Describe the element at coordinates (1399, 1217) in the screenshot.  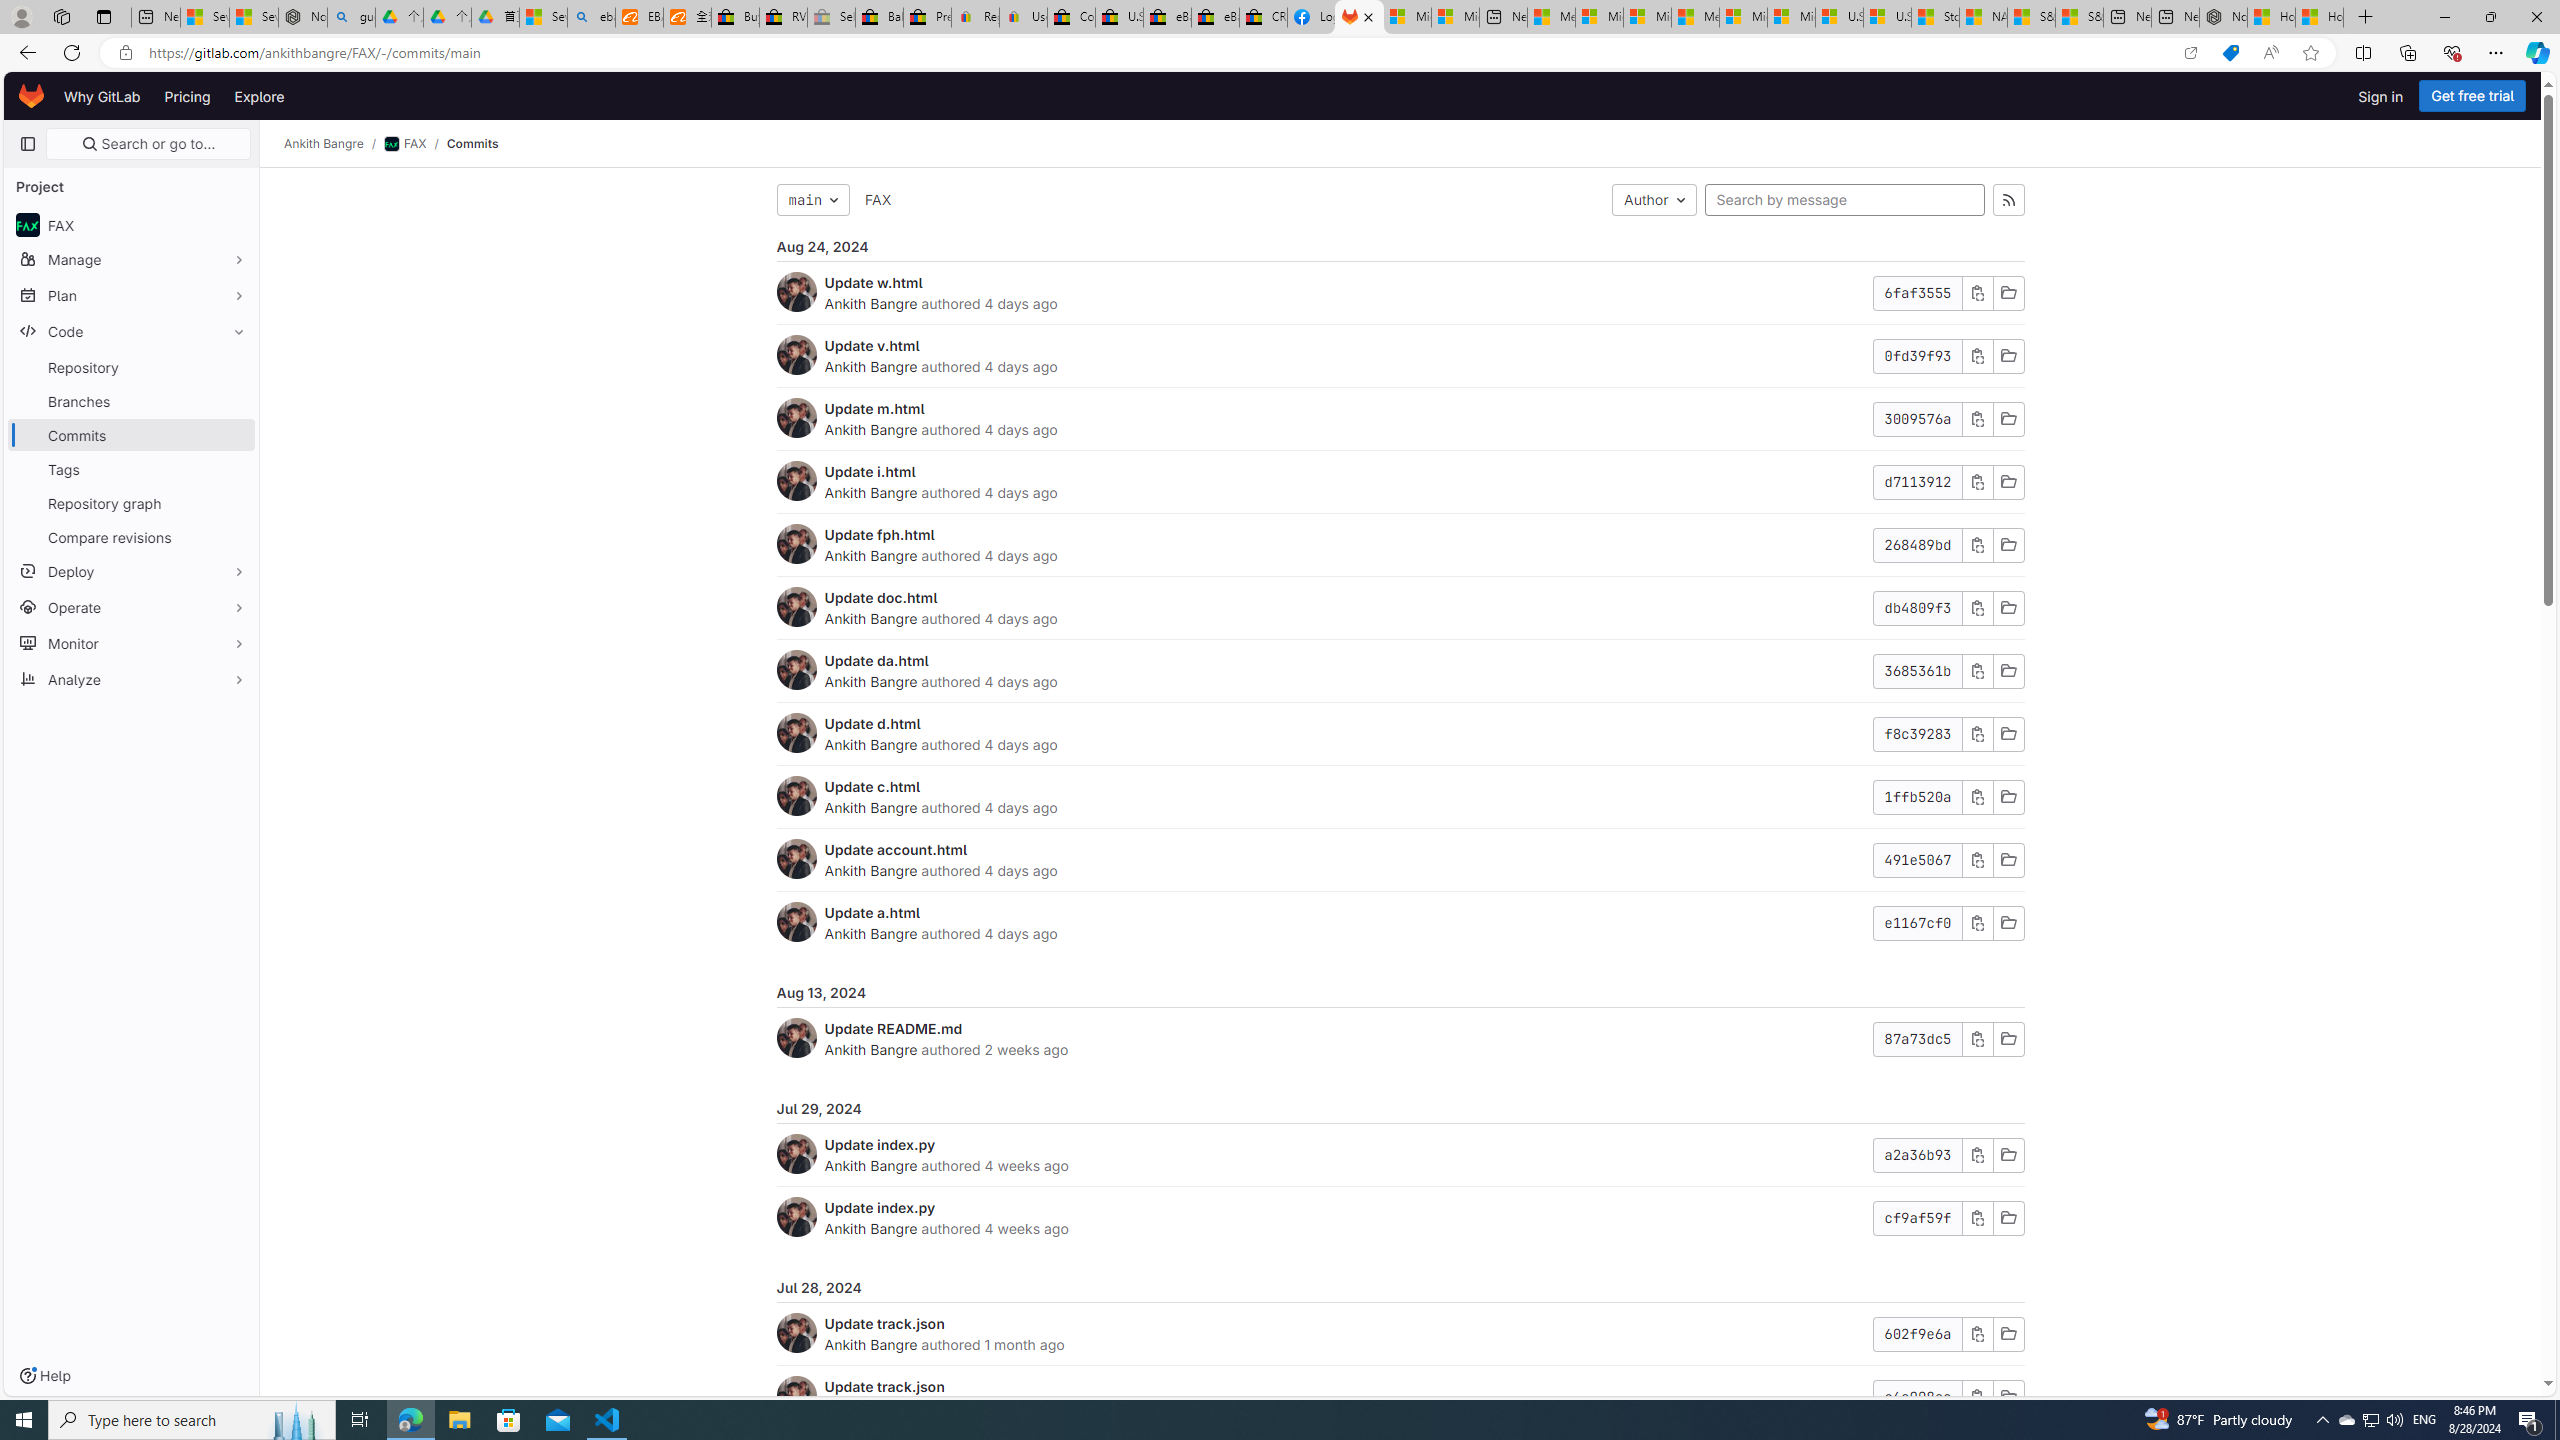
I see `'Update index.pyAnkith Bangre authored 4 weeks agocf9af59f'` at that location.